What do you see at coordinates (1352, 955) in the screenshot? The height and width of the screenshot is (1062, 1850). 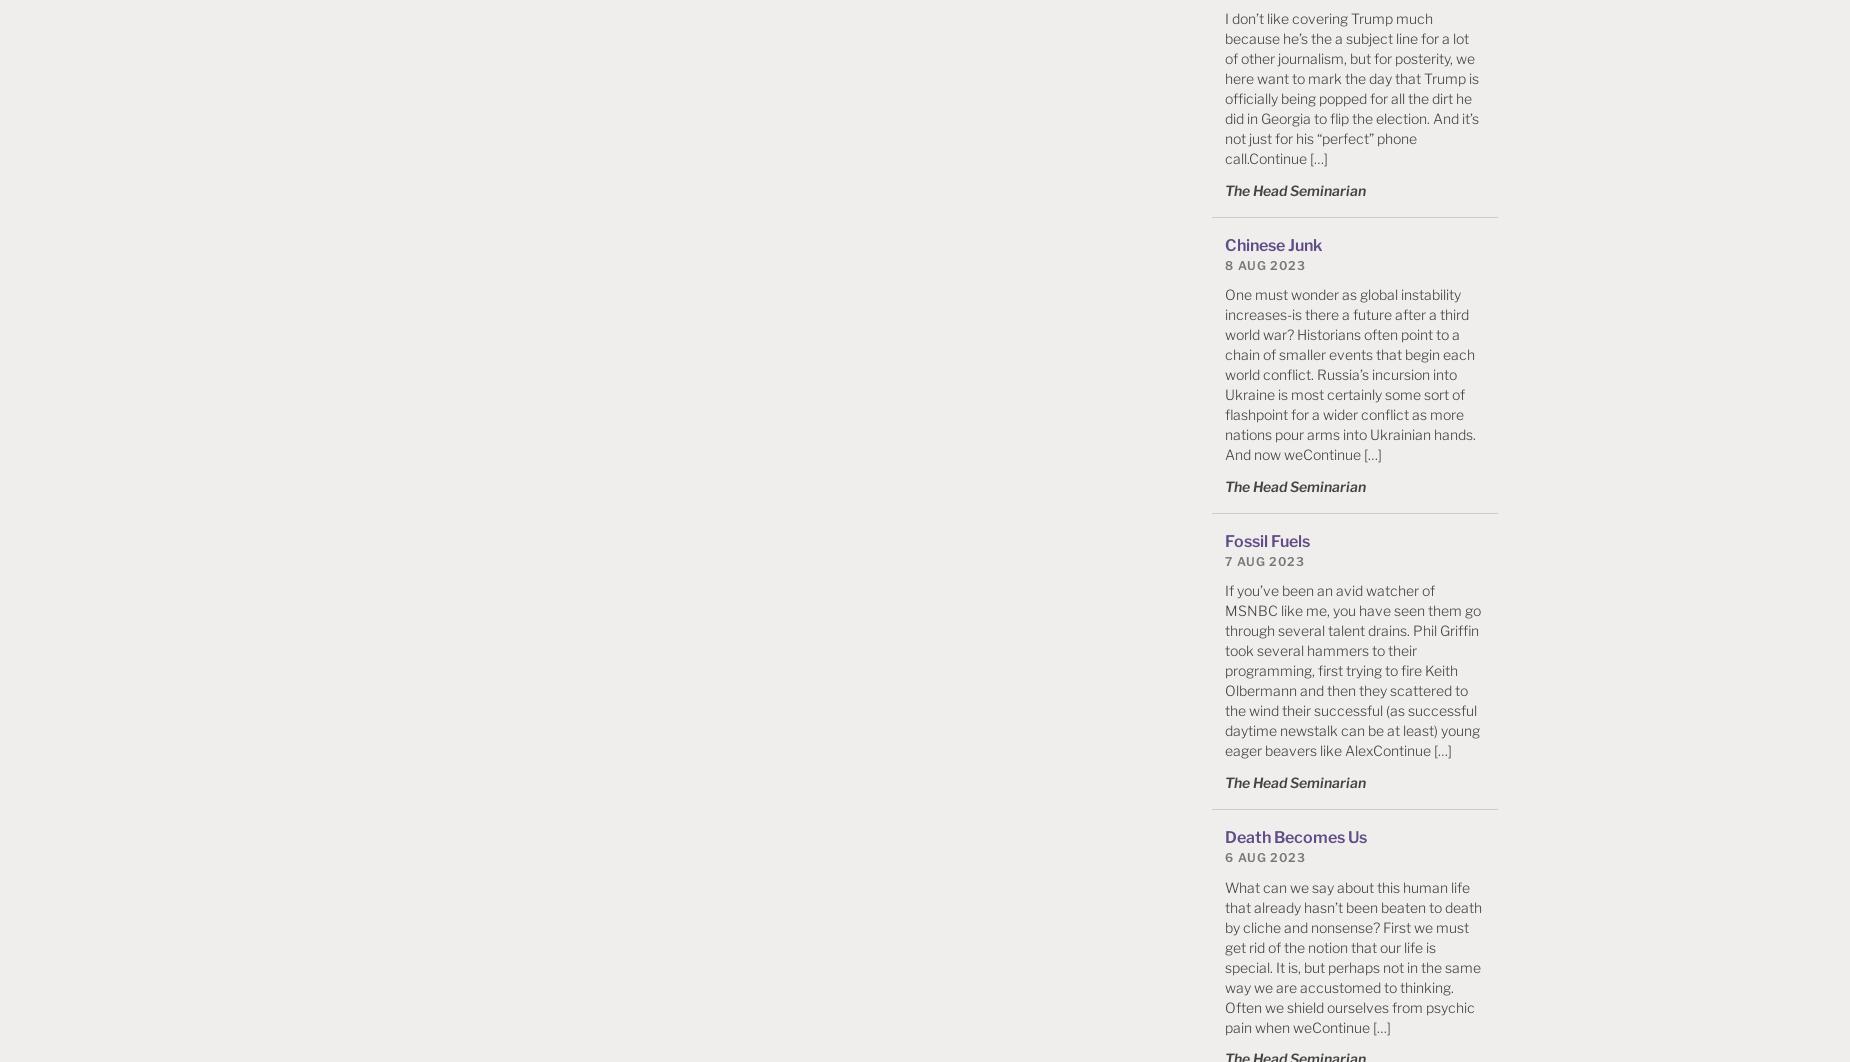 I see `'What can we say about this human life that already hasn’t been beaten to death by cliche and nonsense? First we must get rid of the notion that our life is special. It is, but perhaps not in the same way we are accustomed to thinking. Often we shield ourselves from psychic pain when weContinue […]'` at bounding box center [1352, 955].